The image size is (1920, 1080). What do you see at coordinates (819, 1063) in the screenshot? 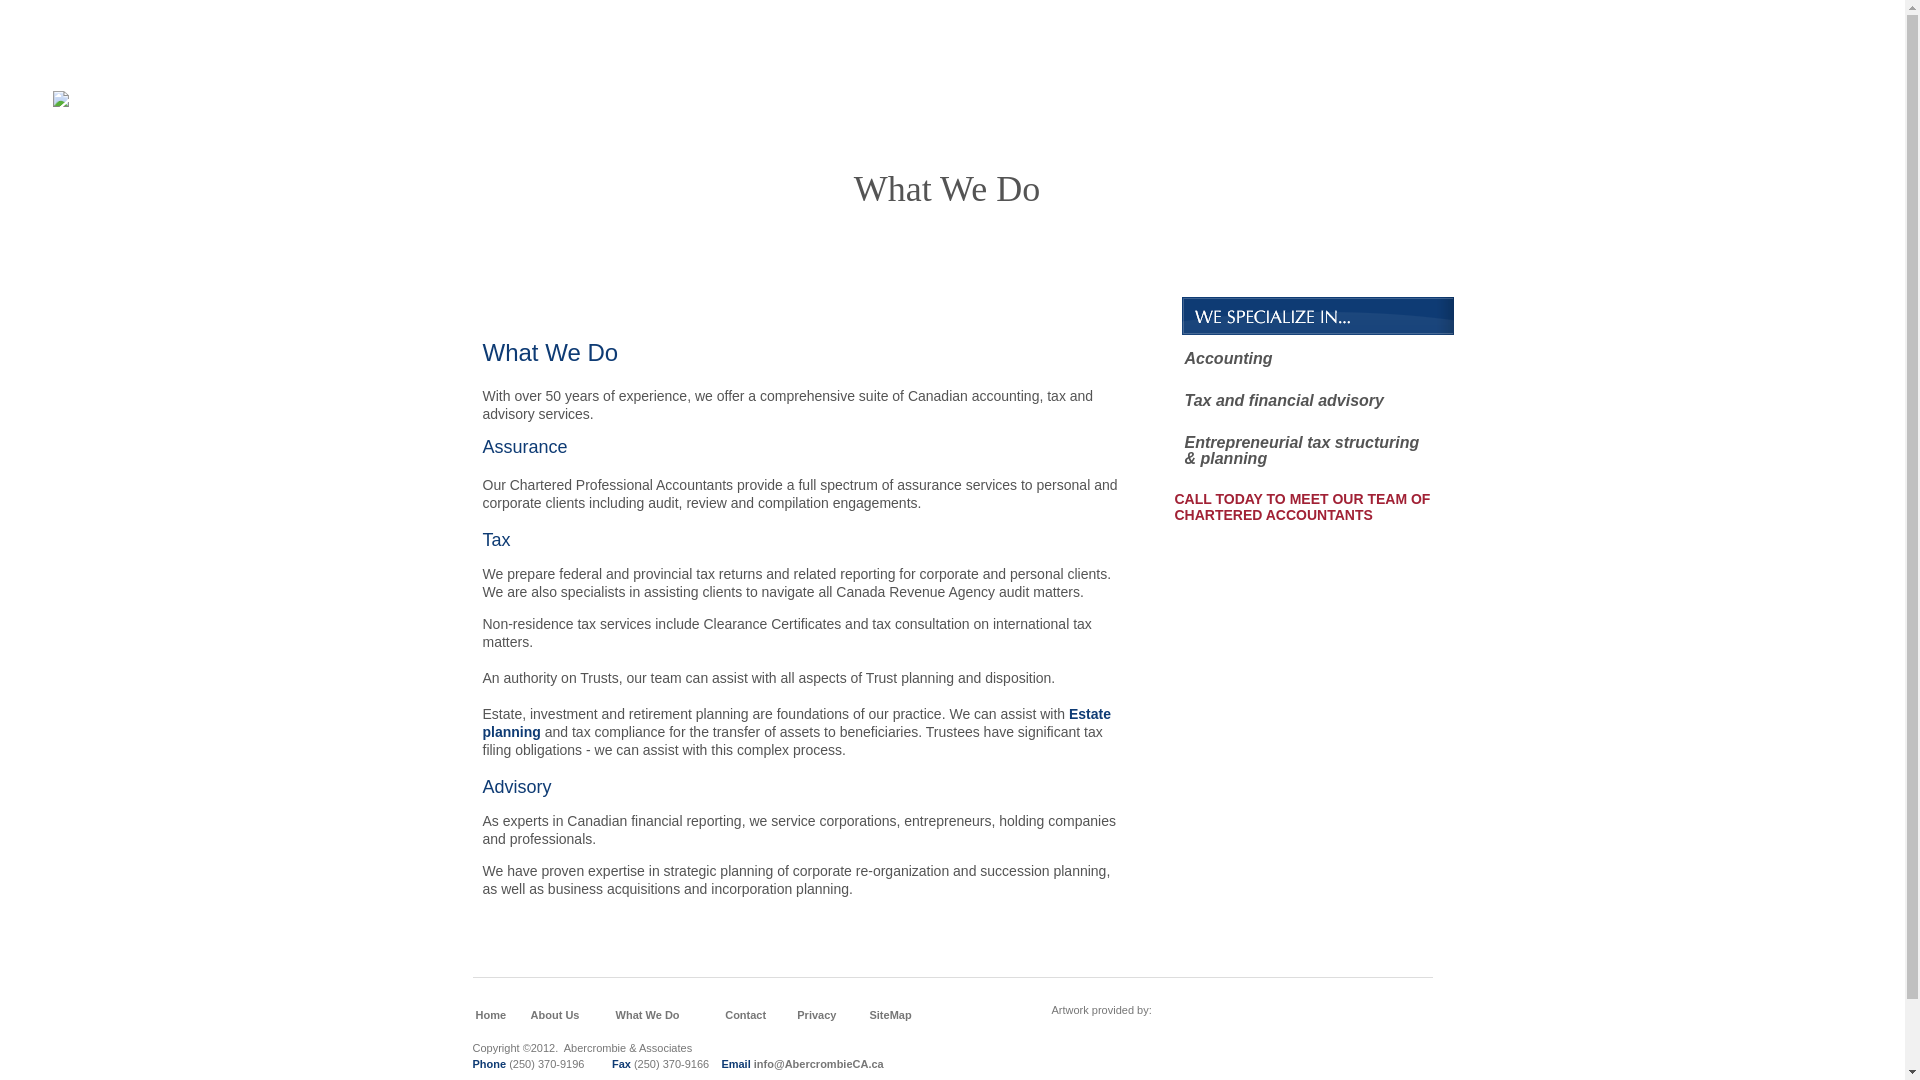
I see `'info@AbercrombieCA.ca'` at bounding box center [819, 1063].